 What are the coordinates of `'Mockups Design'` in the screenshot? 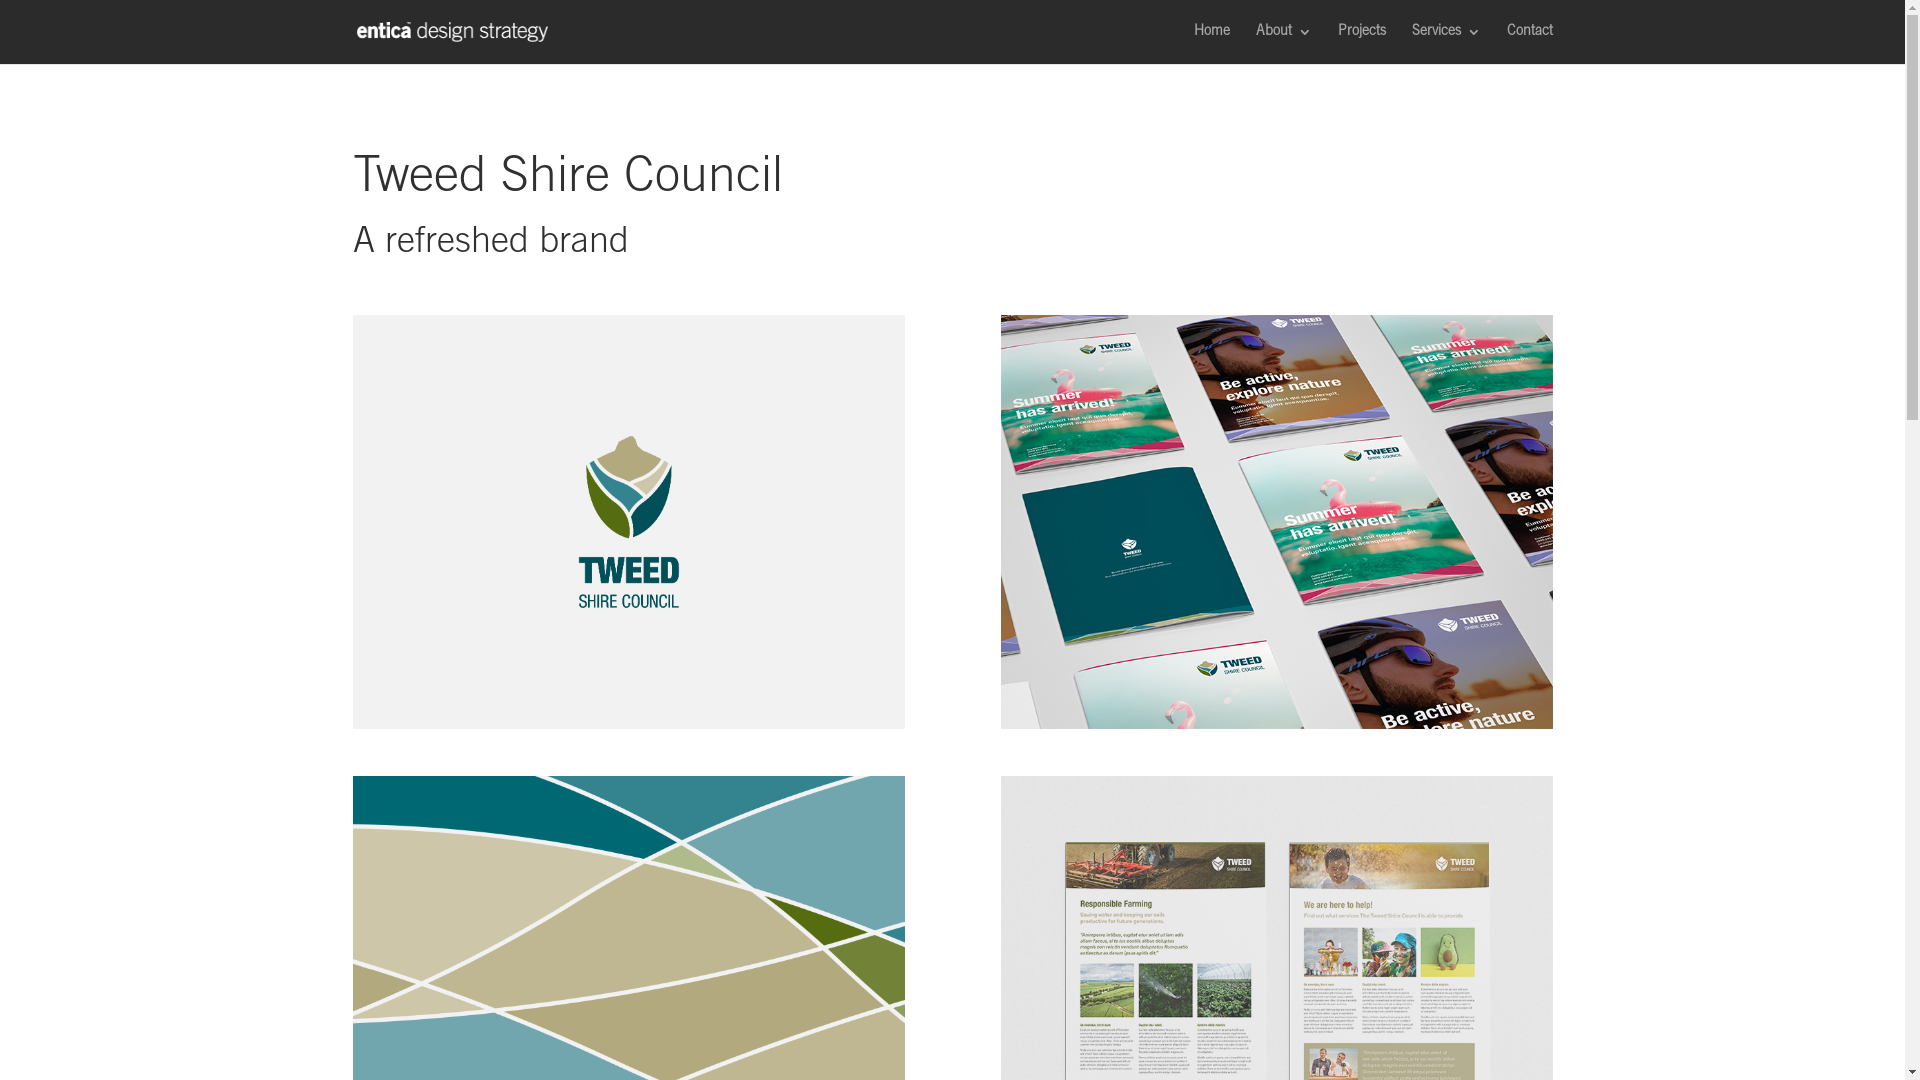 It's located at (1275, 520).